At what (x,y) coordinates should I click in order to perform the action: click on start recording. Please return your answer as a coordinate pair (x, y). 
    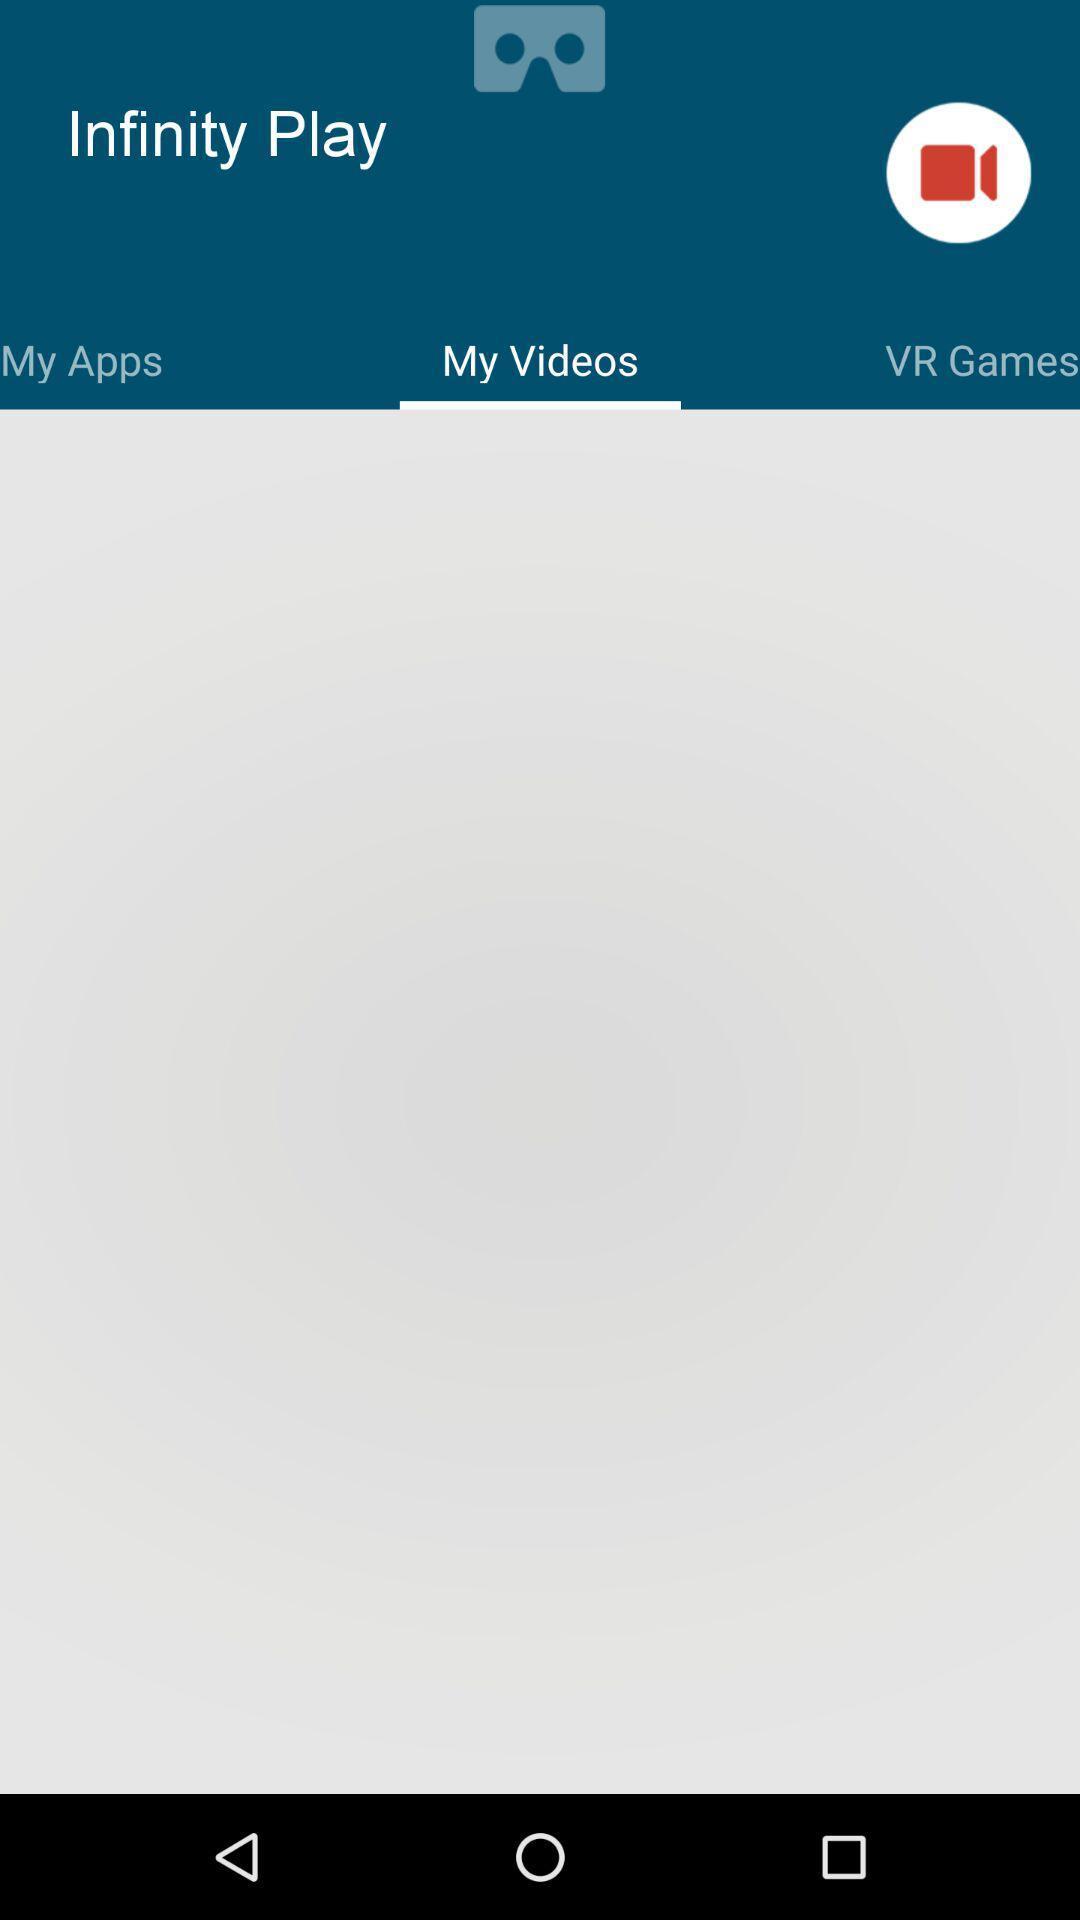
    Looking at the image, I should click on (957, 172).